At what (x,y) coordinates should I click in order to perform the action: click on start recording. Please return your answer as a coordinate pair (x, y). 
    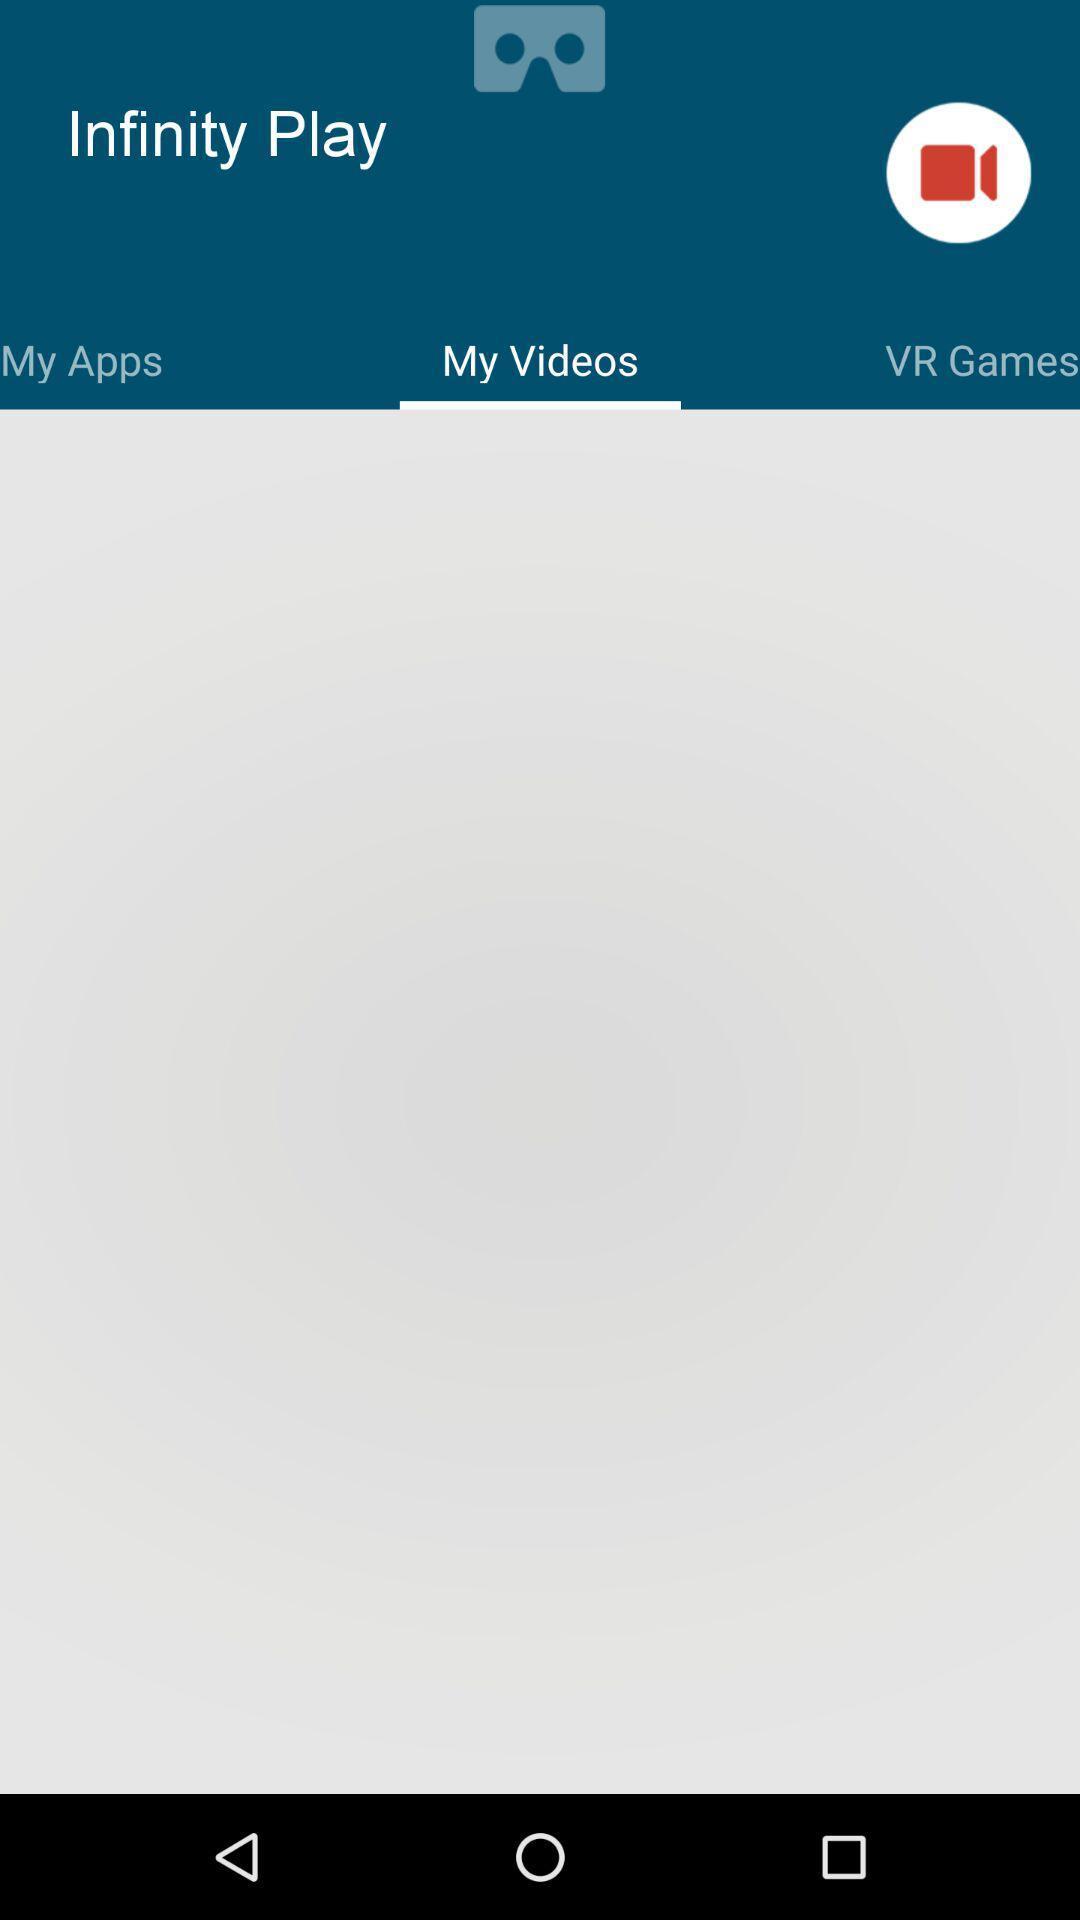
    Looking at the image, I should click on (957, 172).